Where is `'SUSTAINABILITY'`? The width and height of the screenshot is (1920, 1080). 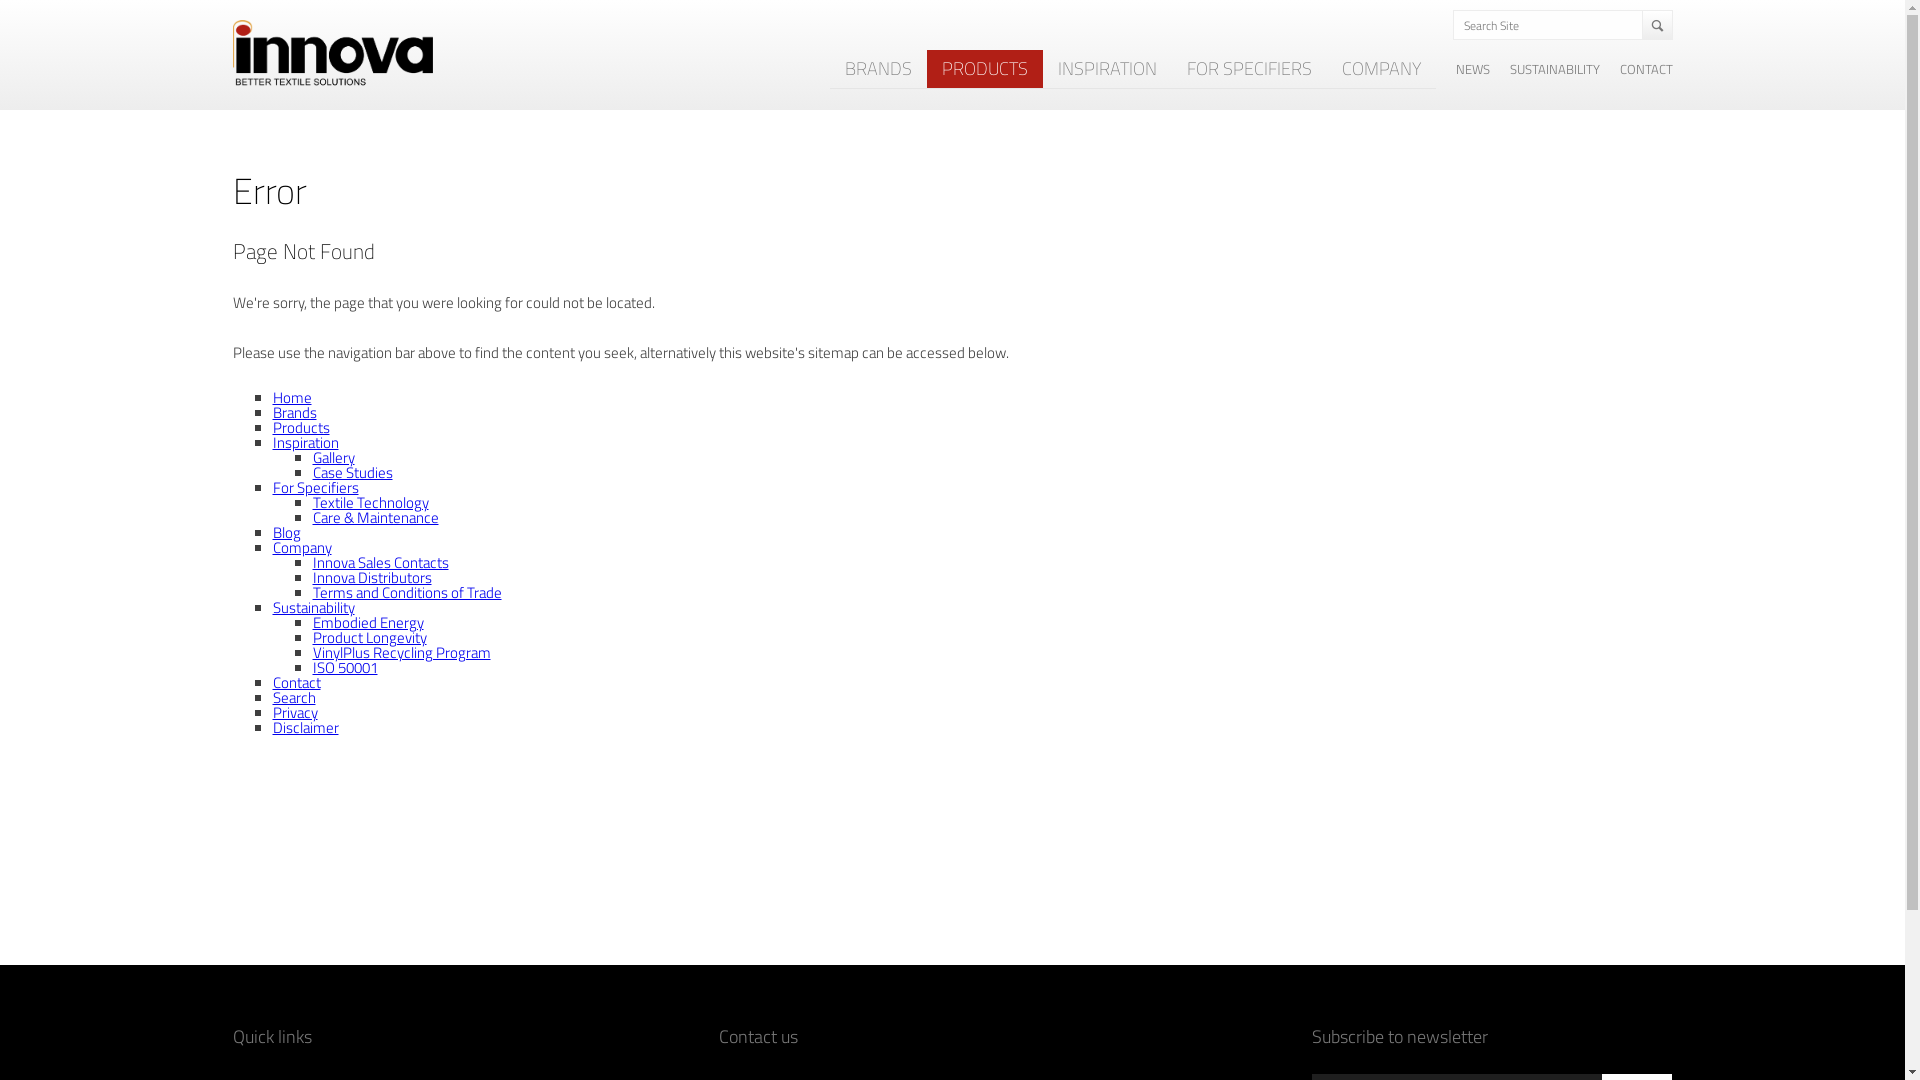 'SUSTAINABILITY' is located at coordinates (1554, 68).